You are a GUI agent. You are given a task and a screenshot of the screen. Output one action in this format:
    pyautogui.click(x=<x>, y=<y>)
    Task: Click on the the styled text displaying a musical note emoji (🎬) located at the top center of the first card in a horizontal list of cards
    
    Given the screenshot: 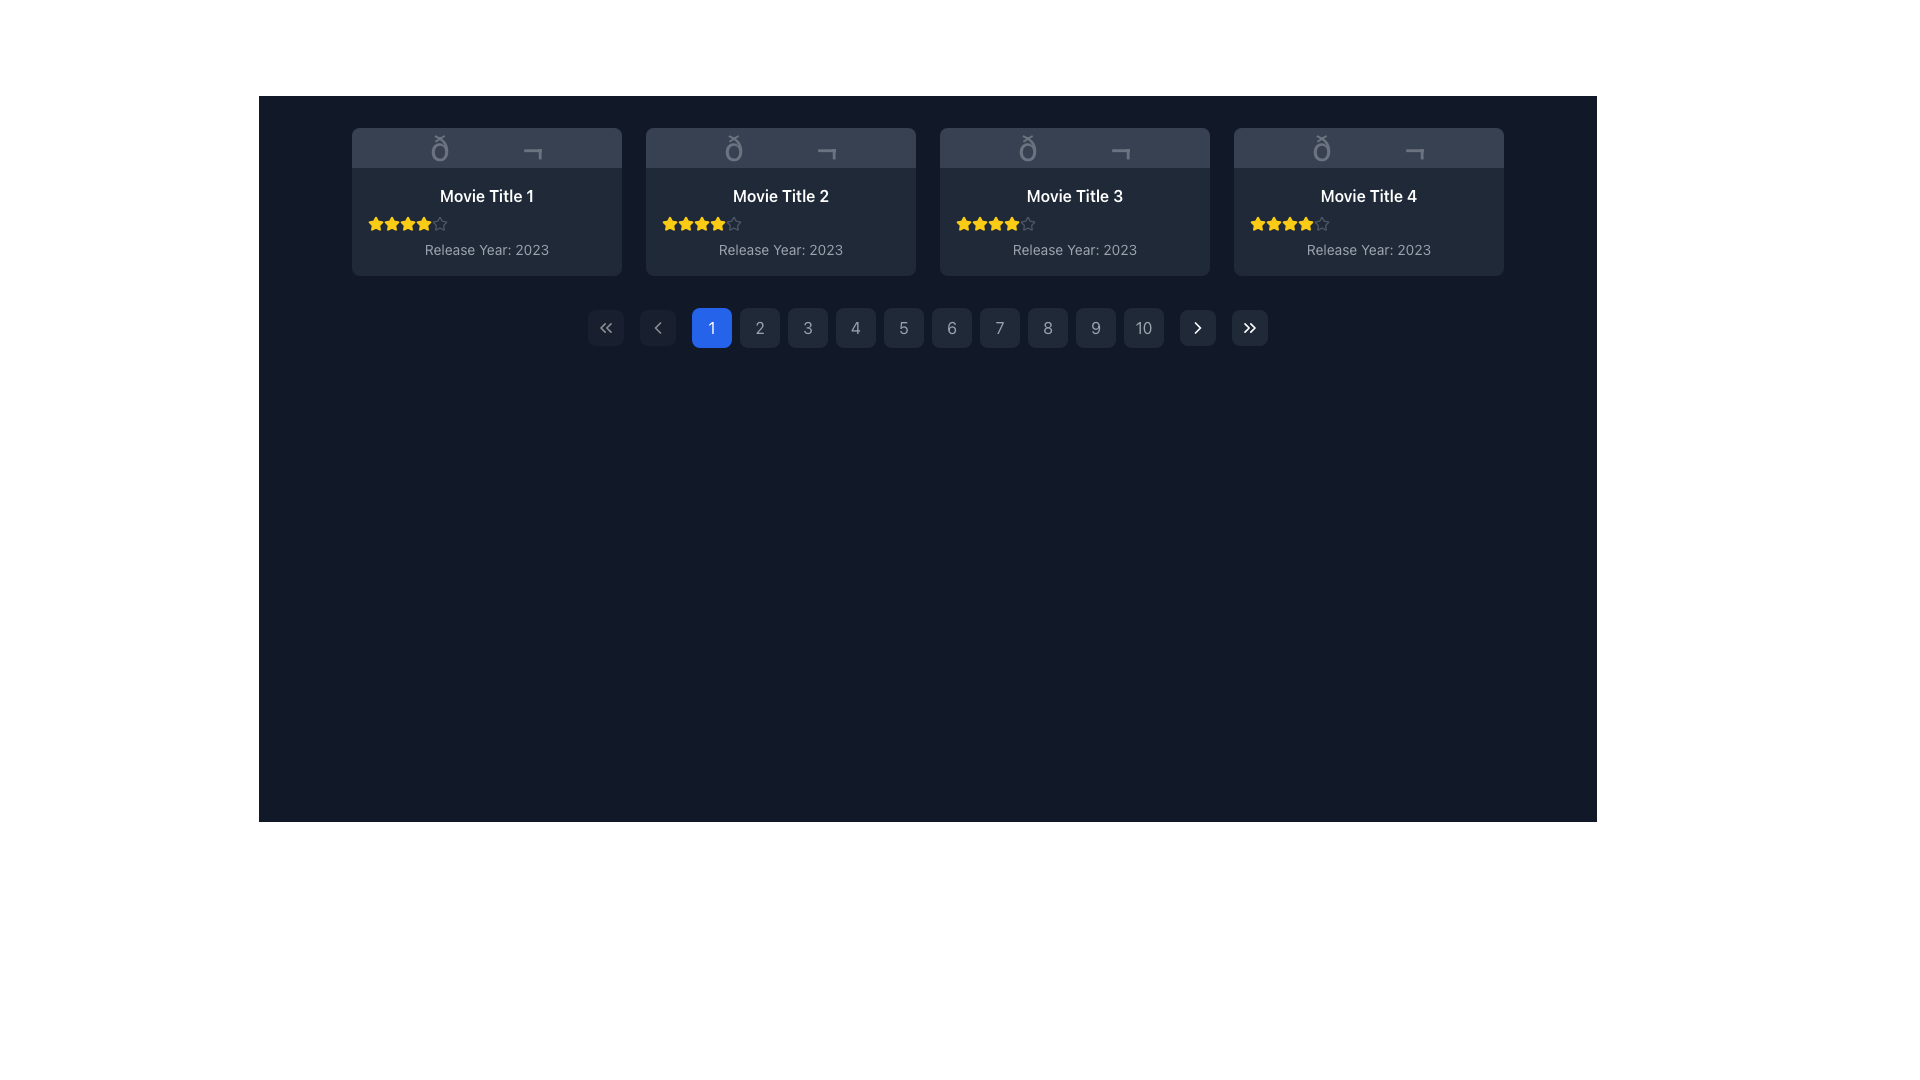 What is the action you would take?
    pyautogui.click(x=486, y=146)
    